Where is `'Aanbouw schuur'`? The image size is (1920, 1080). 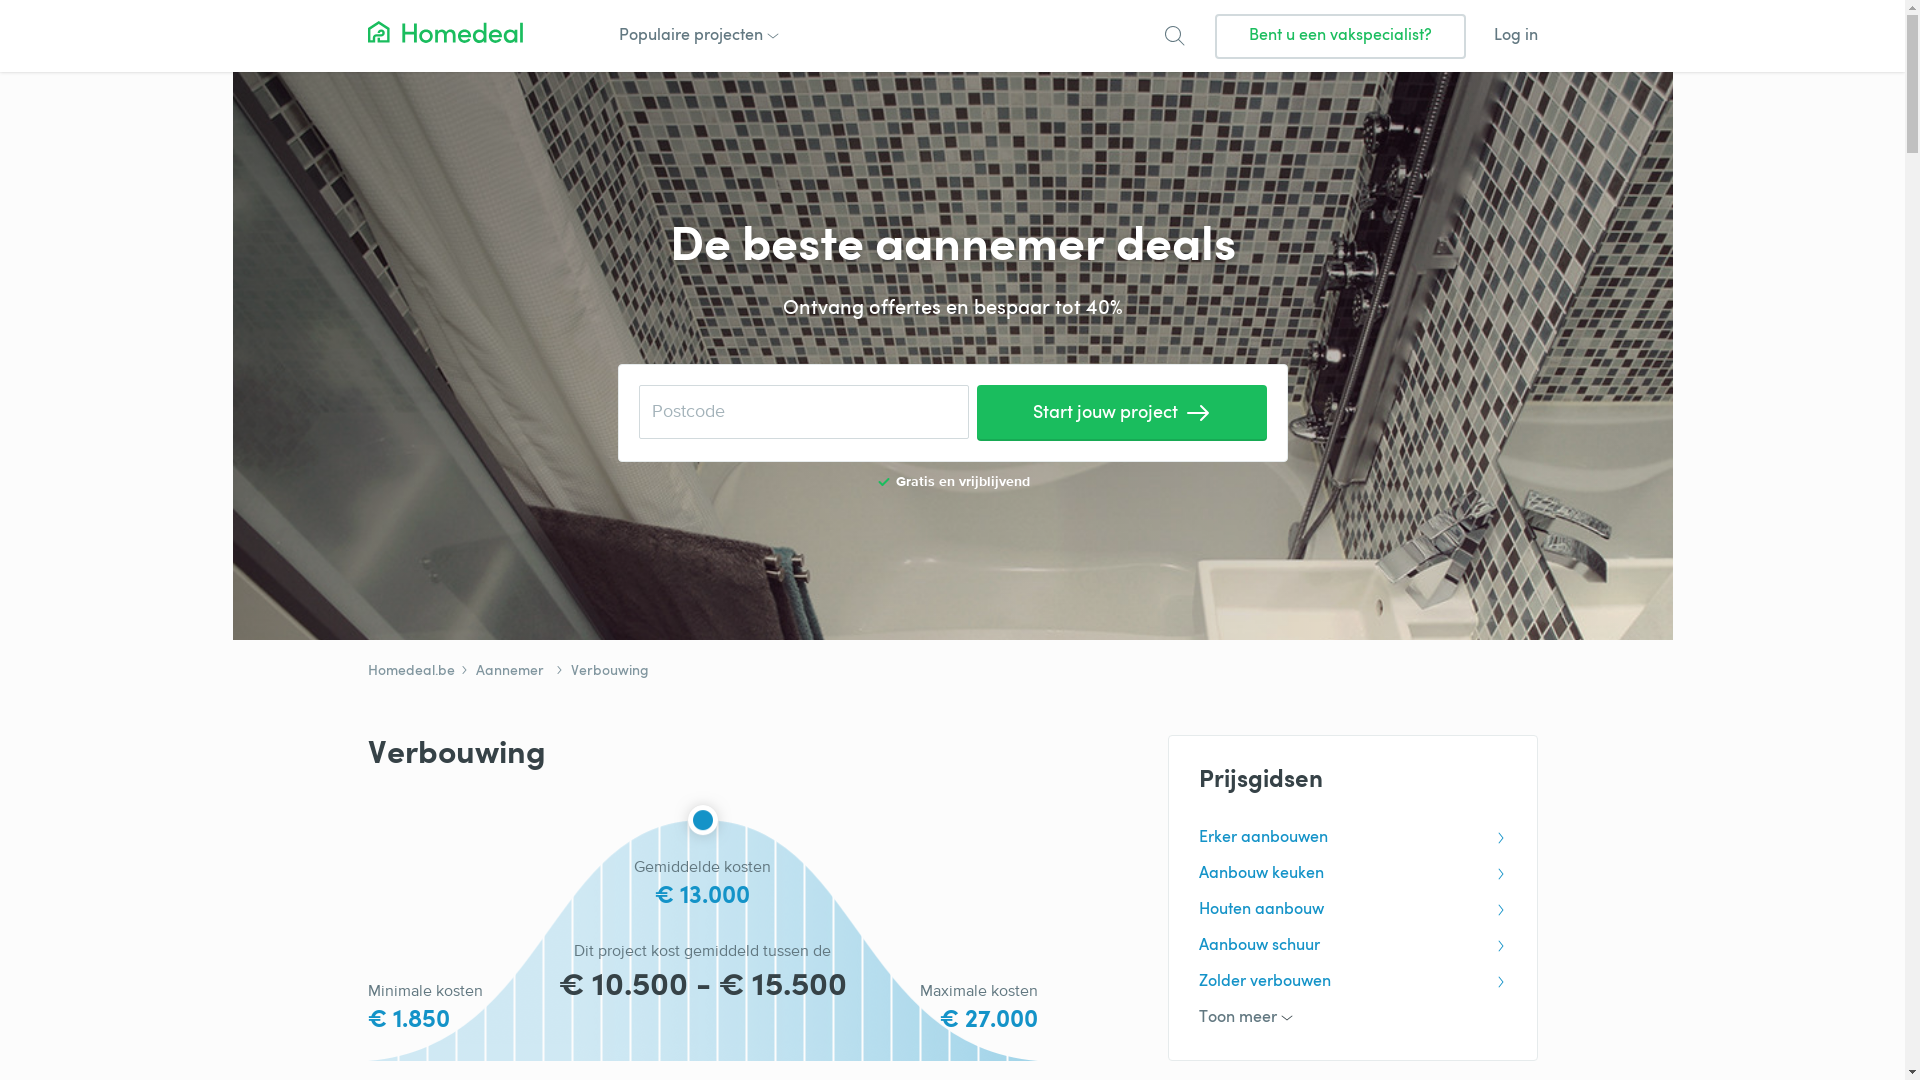
'Aanbouw schuur' is located at coordinates (1352, 945).